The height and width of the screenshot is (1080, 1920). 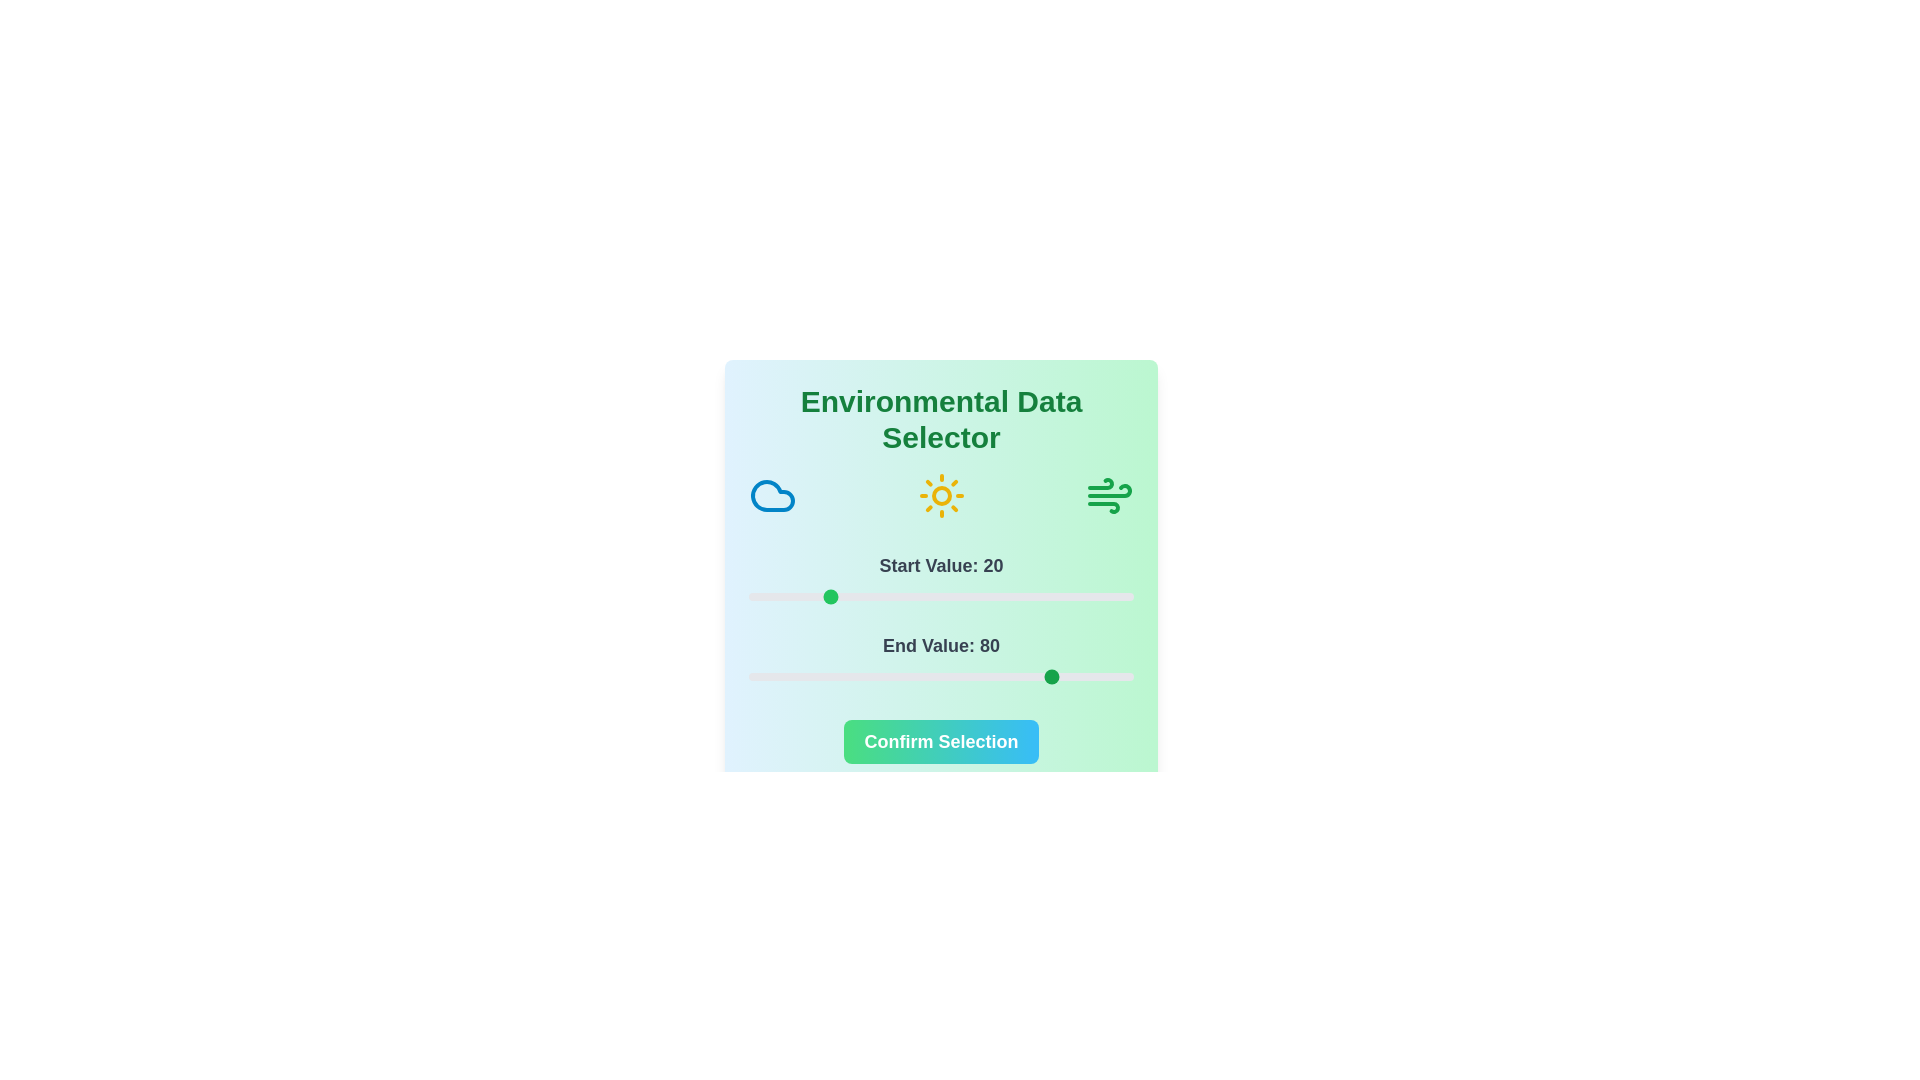 I want to click on the second range slider located below the 'Start Value: 20' slider and above the 'Confirm Selection' button, so click(x=940, y=659).